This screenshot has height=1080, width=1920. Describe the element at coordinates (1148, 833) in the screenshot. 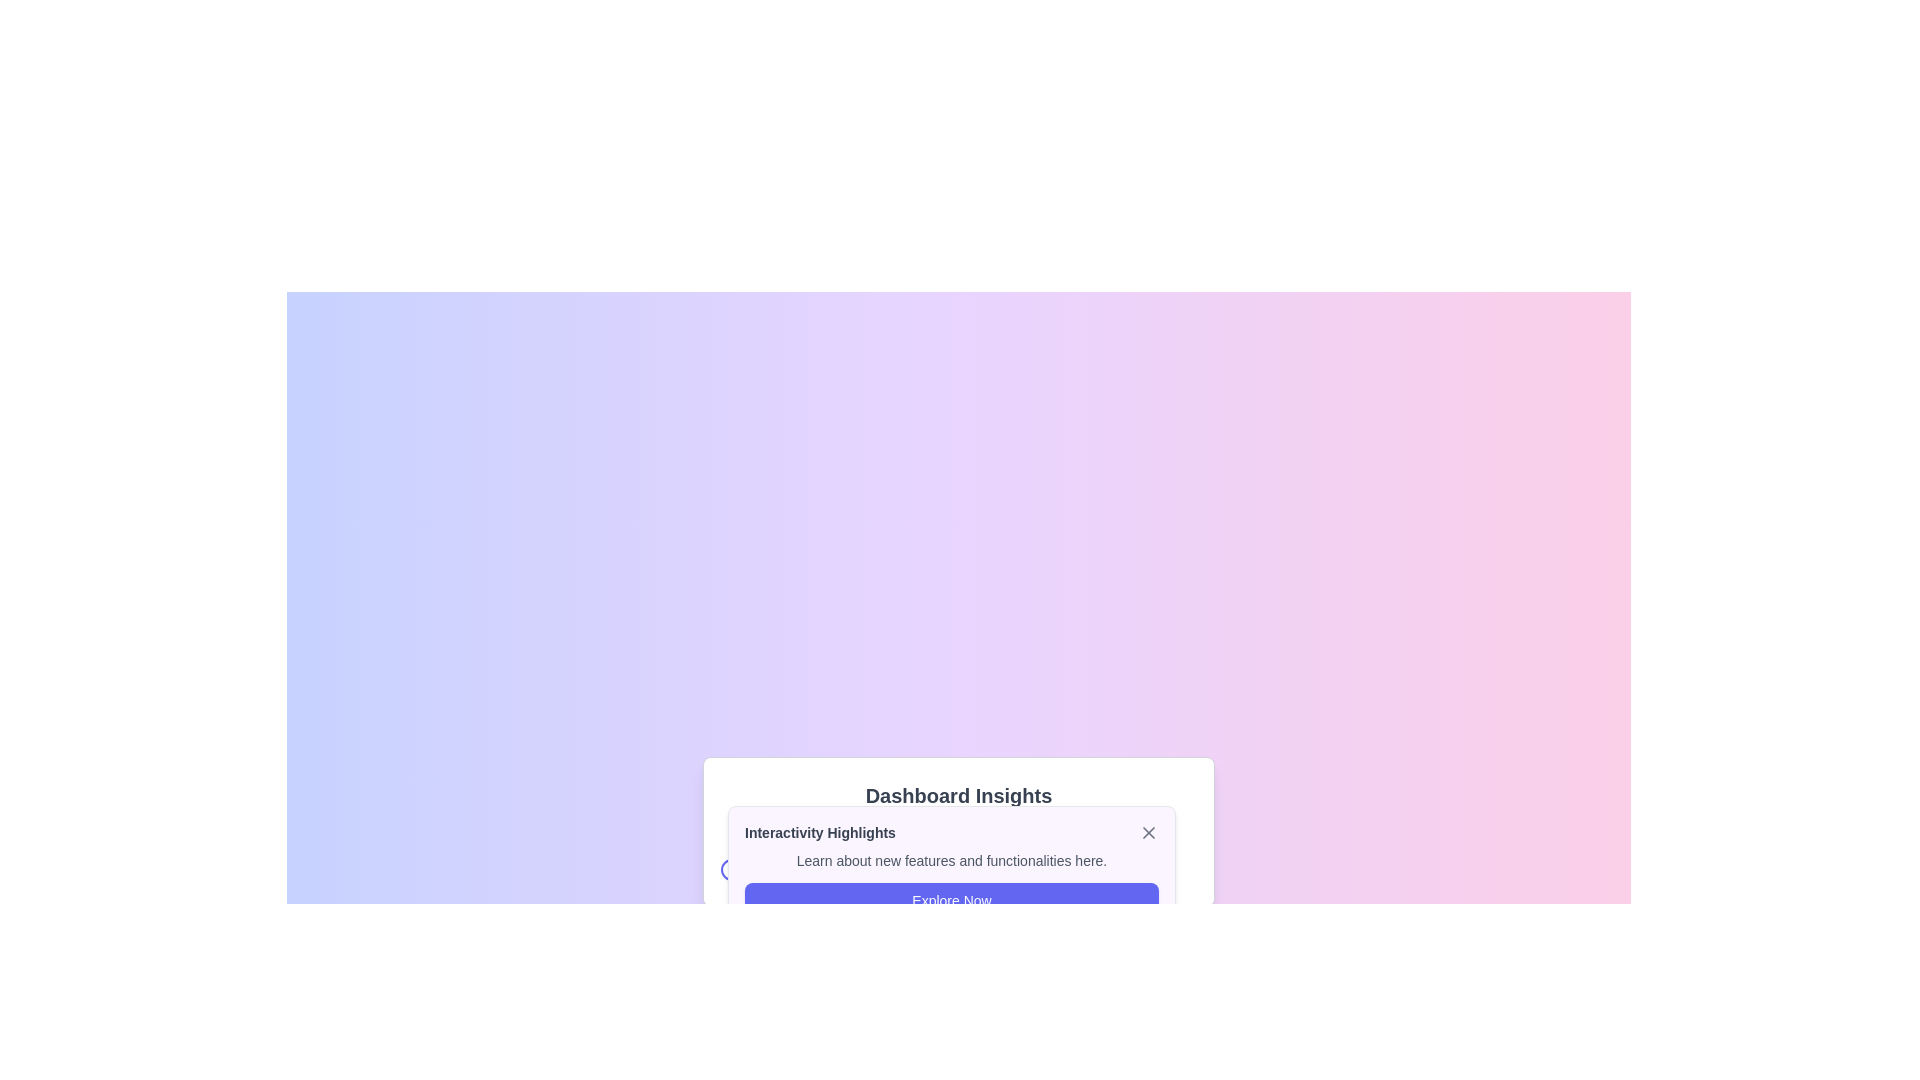

I see `the 'X' close icon in the top-right corner of the 'Dashboard Insights' modal` at that location.